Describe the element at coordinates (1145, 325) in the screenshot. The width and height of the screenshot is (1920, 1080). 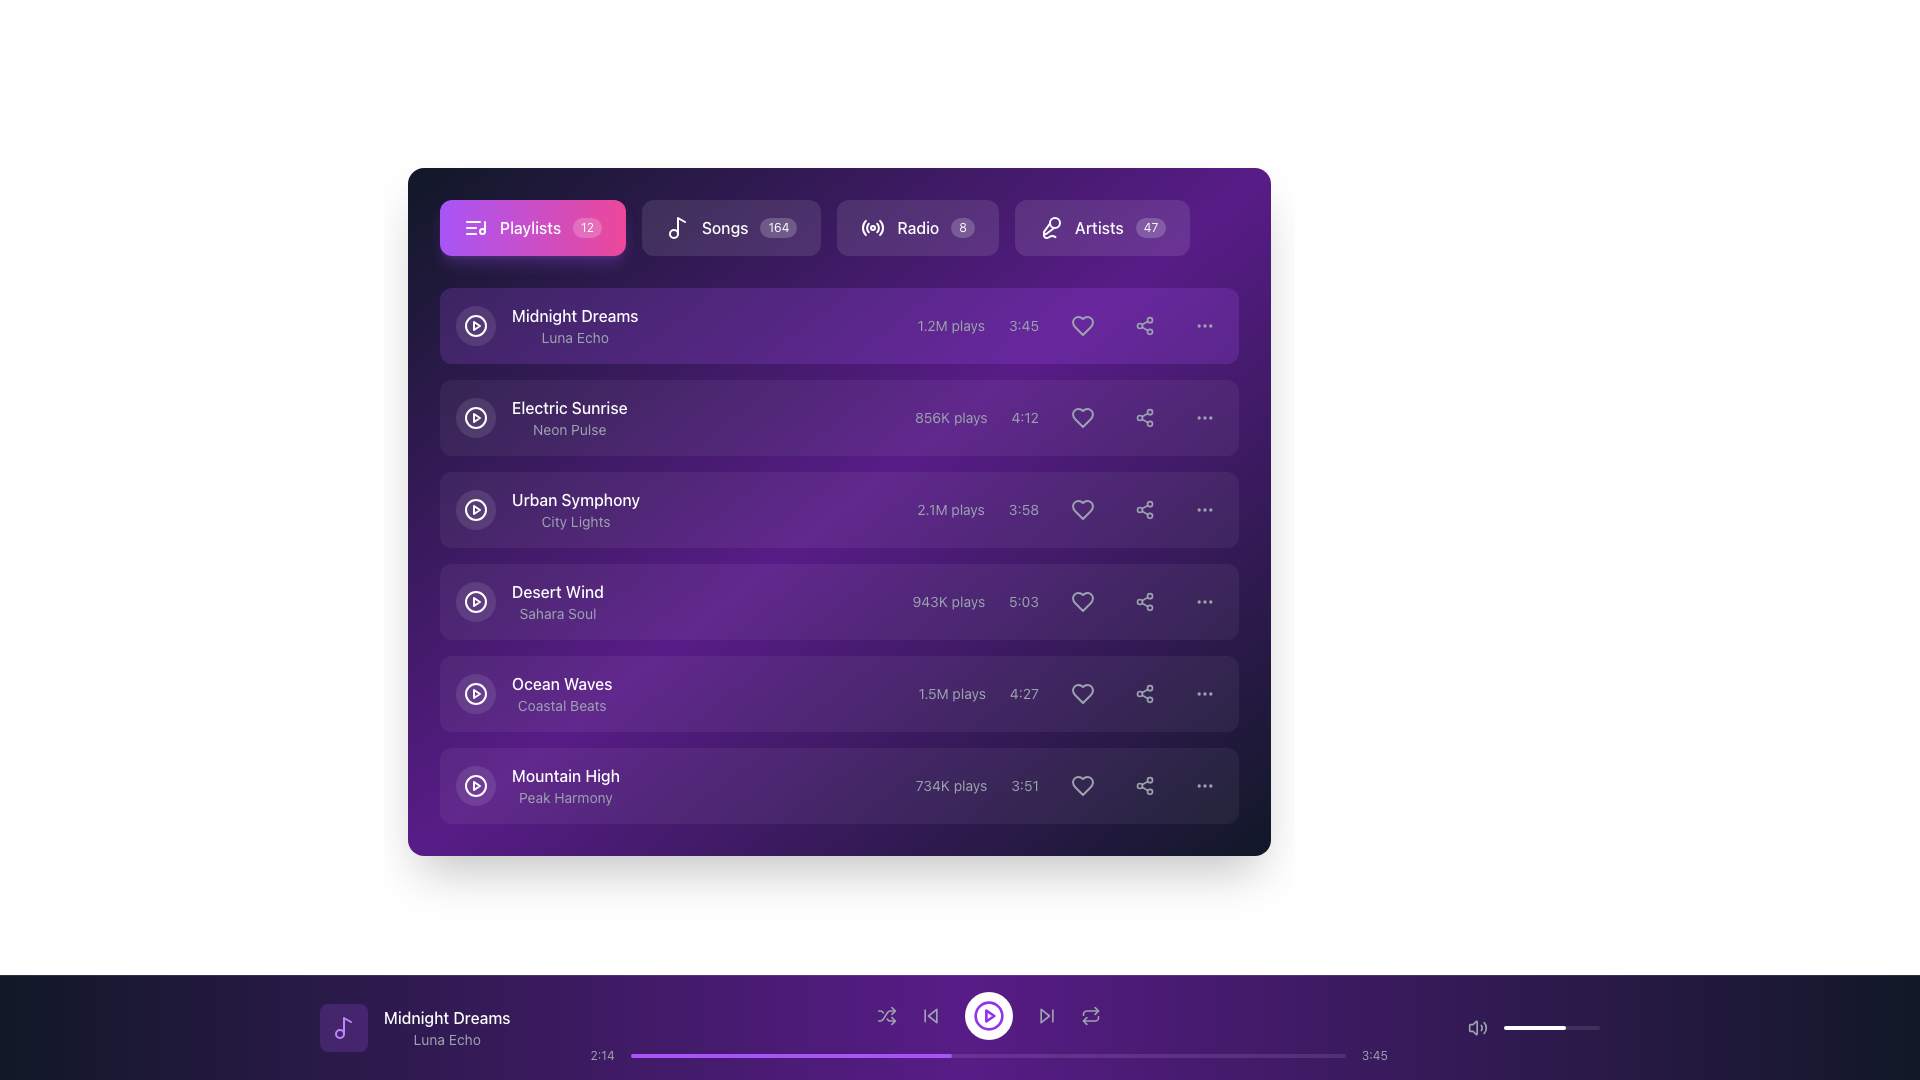
I see `the share icon, which resembles a triangular pattern of three connected circles, located next to the heart icon in the 'Midnight Dreams' playlist row` at that location.